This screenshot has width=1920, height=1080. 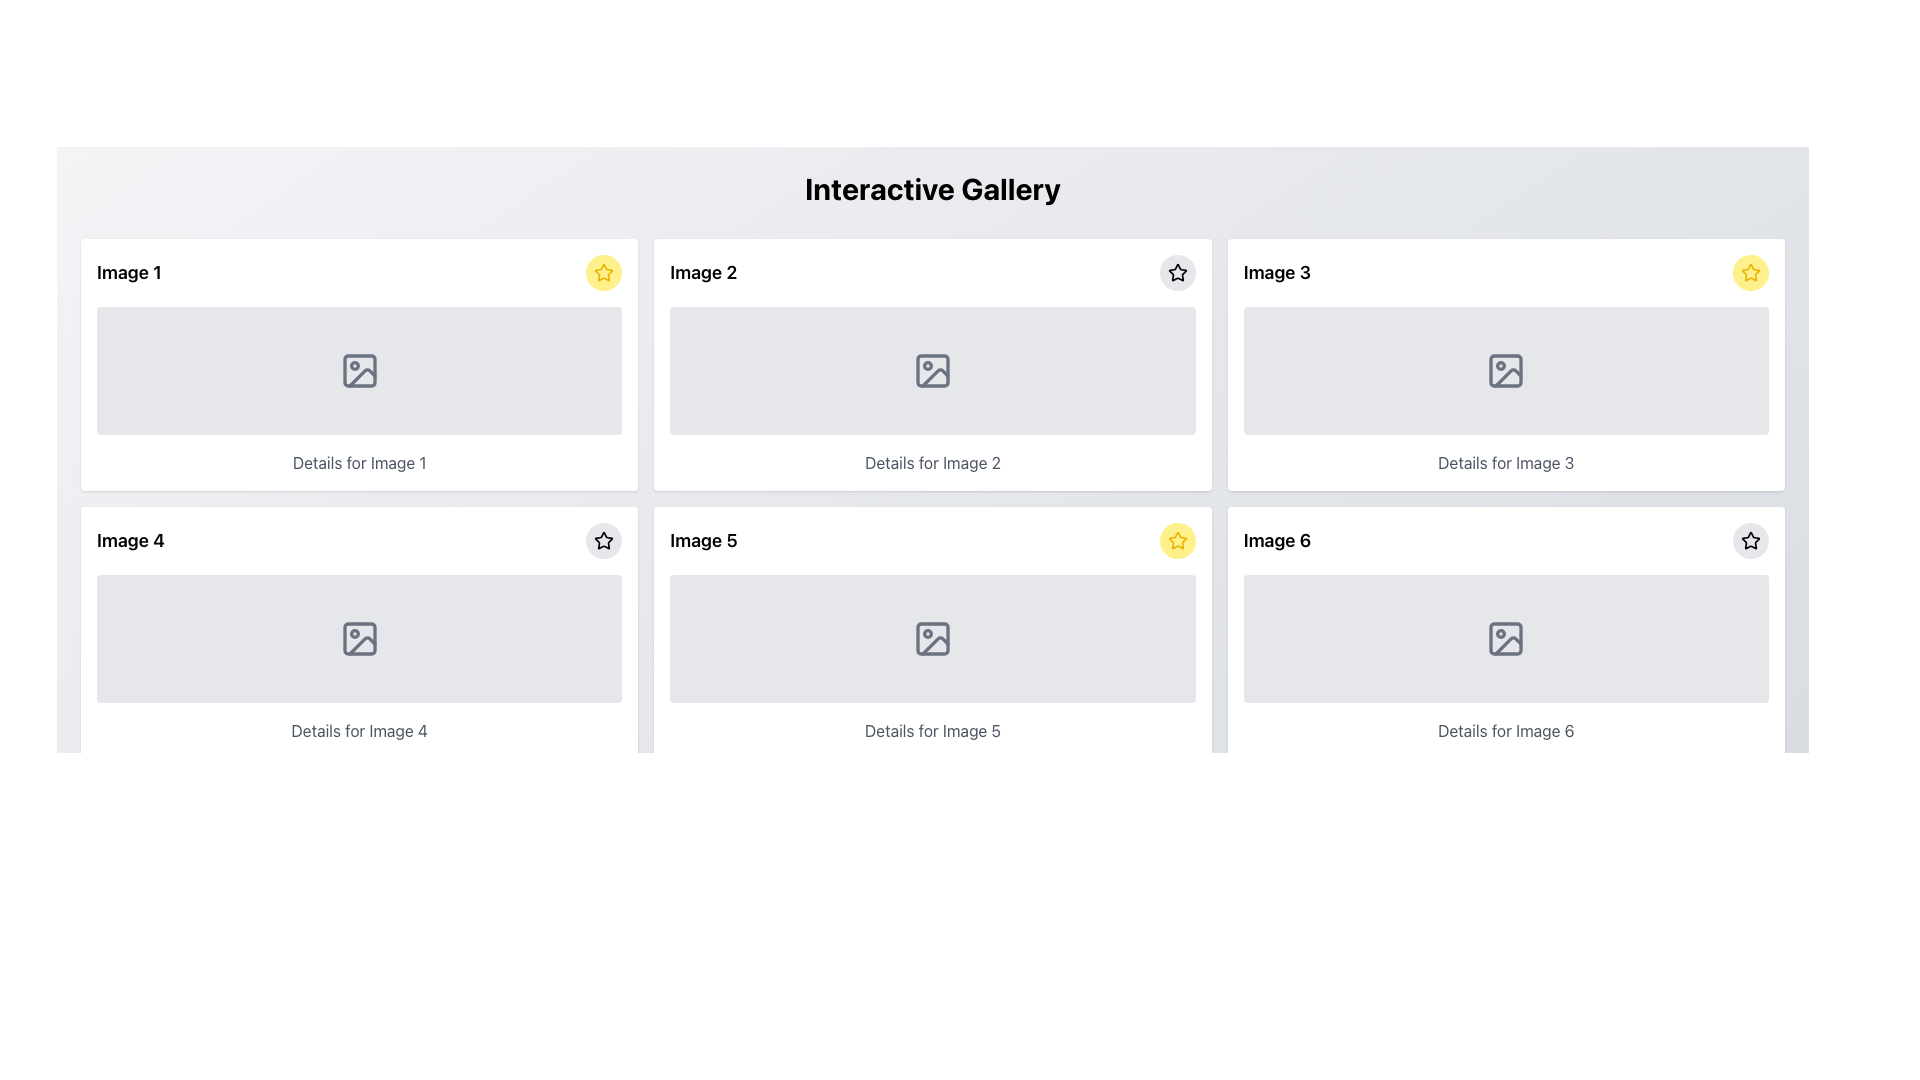 What do you see at coordinates (1506, 632) in the screenshot?
I see `the Informative card titled 'Image 6' for rearrangement, which is located in the second row and third column of the grid layout` at bounding box center [1506, 632].